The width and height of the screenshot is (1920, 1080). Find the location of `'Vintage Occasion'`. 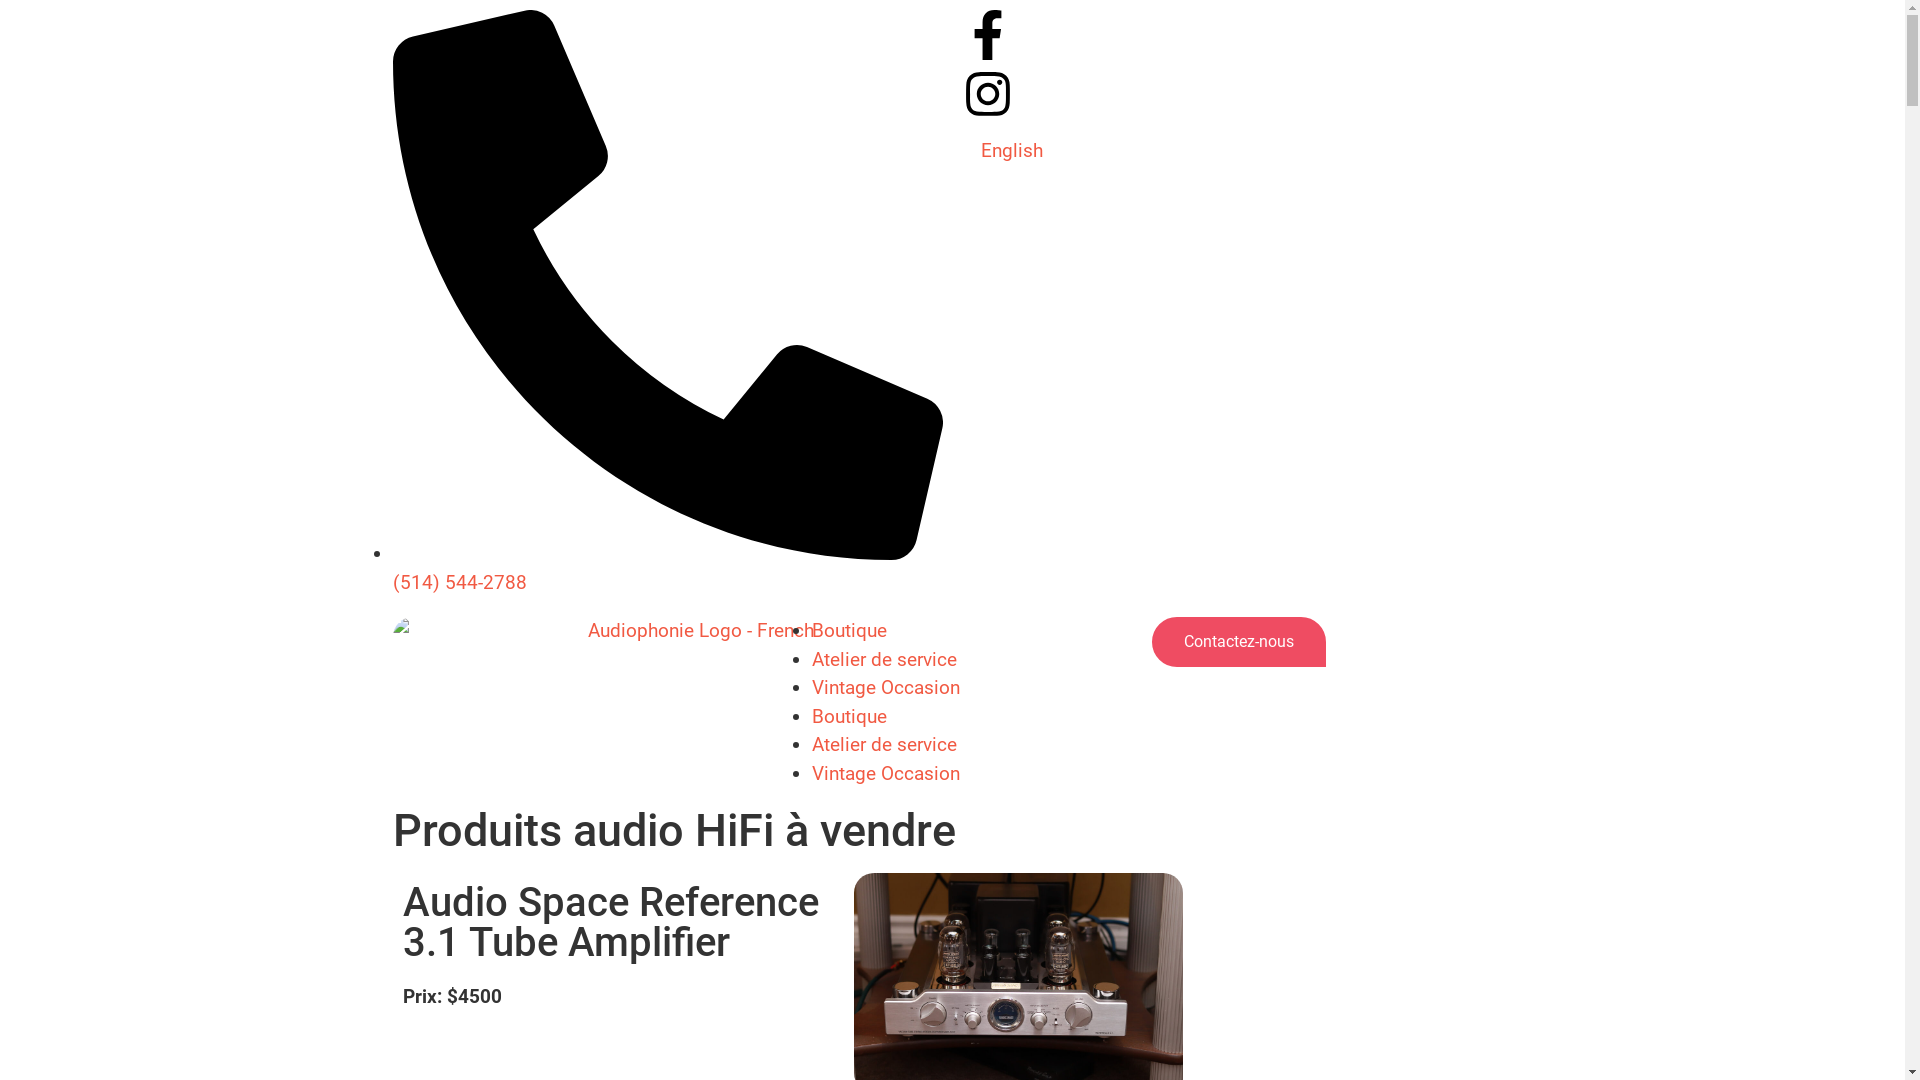

'Vintage Occasion' is located at coordinates (885, 772).